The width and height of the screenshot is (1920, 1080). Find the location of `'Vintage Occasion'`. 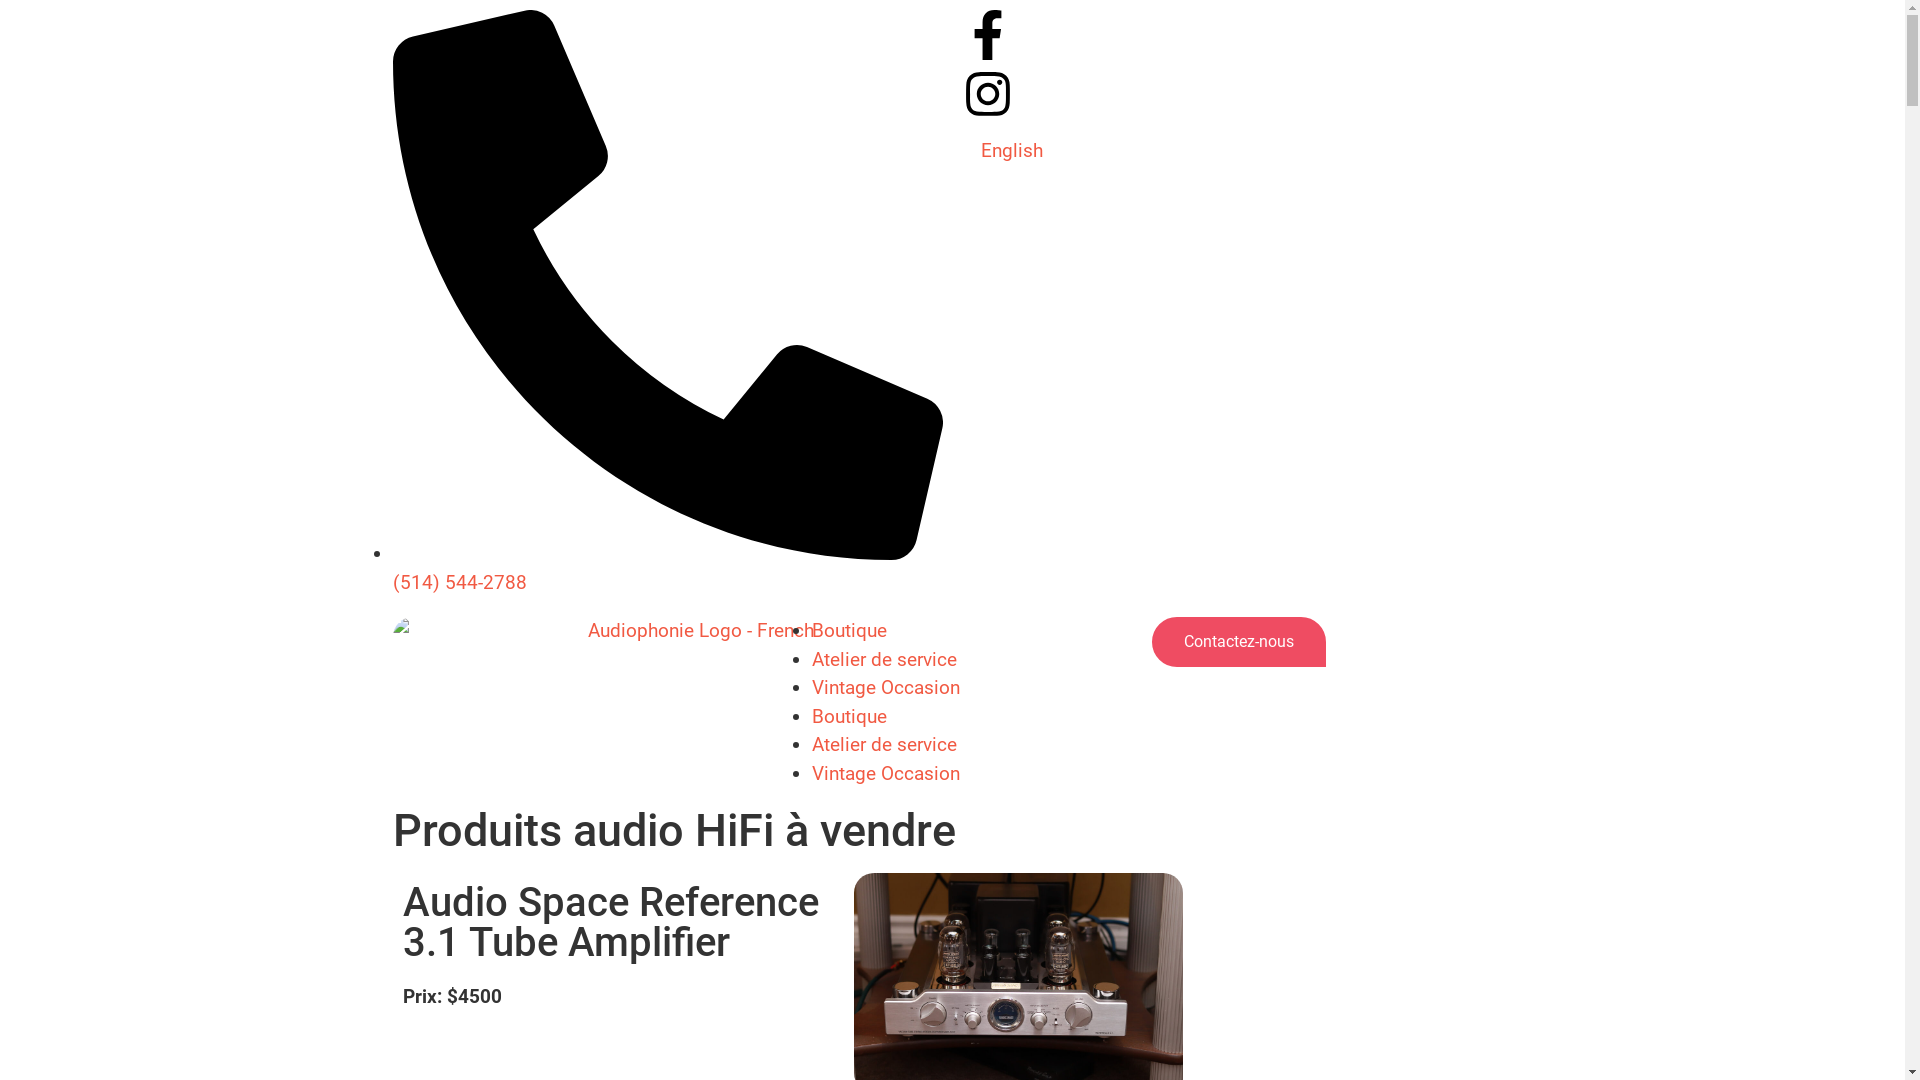

'Vintage Occasion' is located at coordinates (885, 772).